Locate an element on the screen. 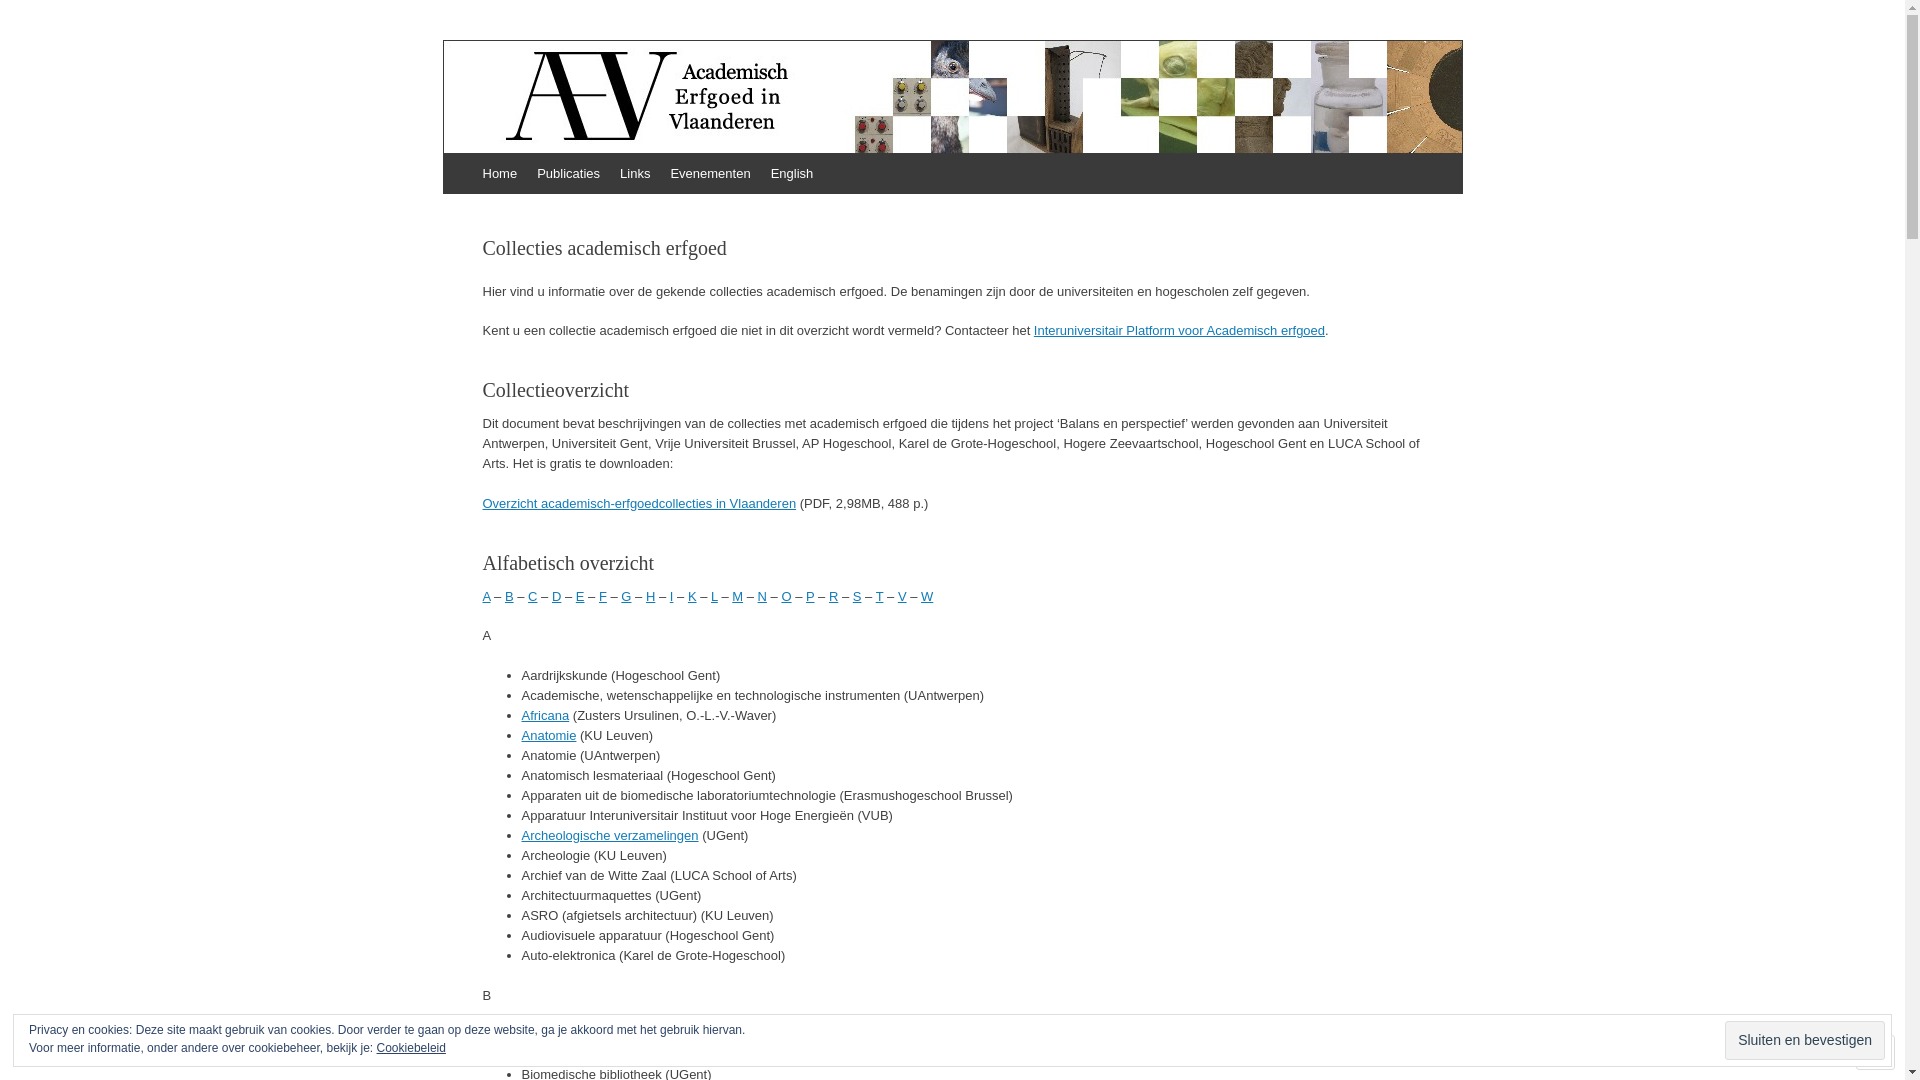  'Home' is located at coordinates (499, 172).